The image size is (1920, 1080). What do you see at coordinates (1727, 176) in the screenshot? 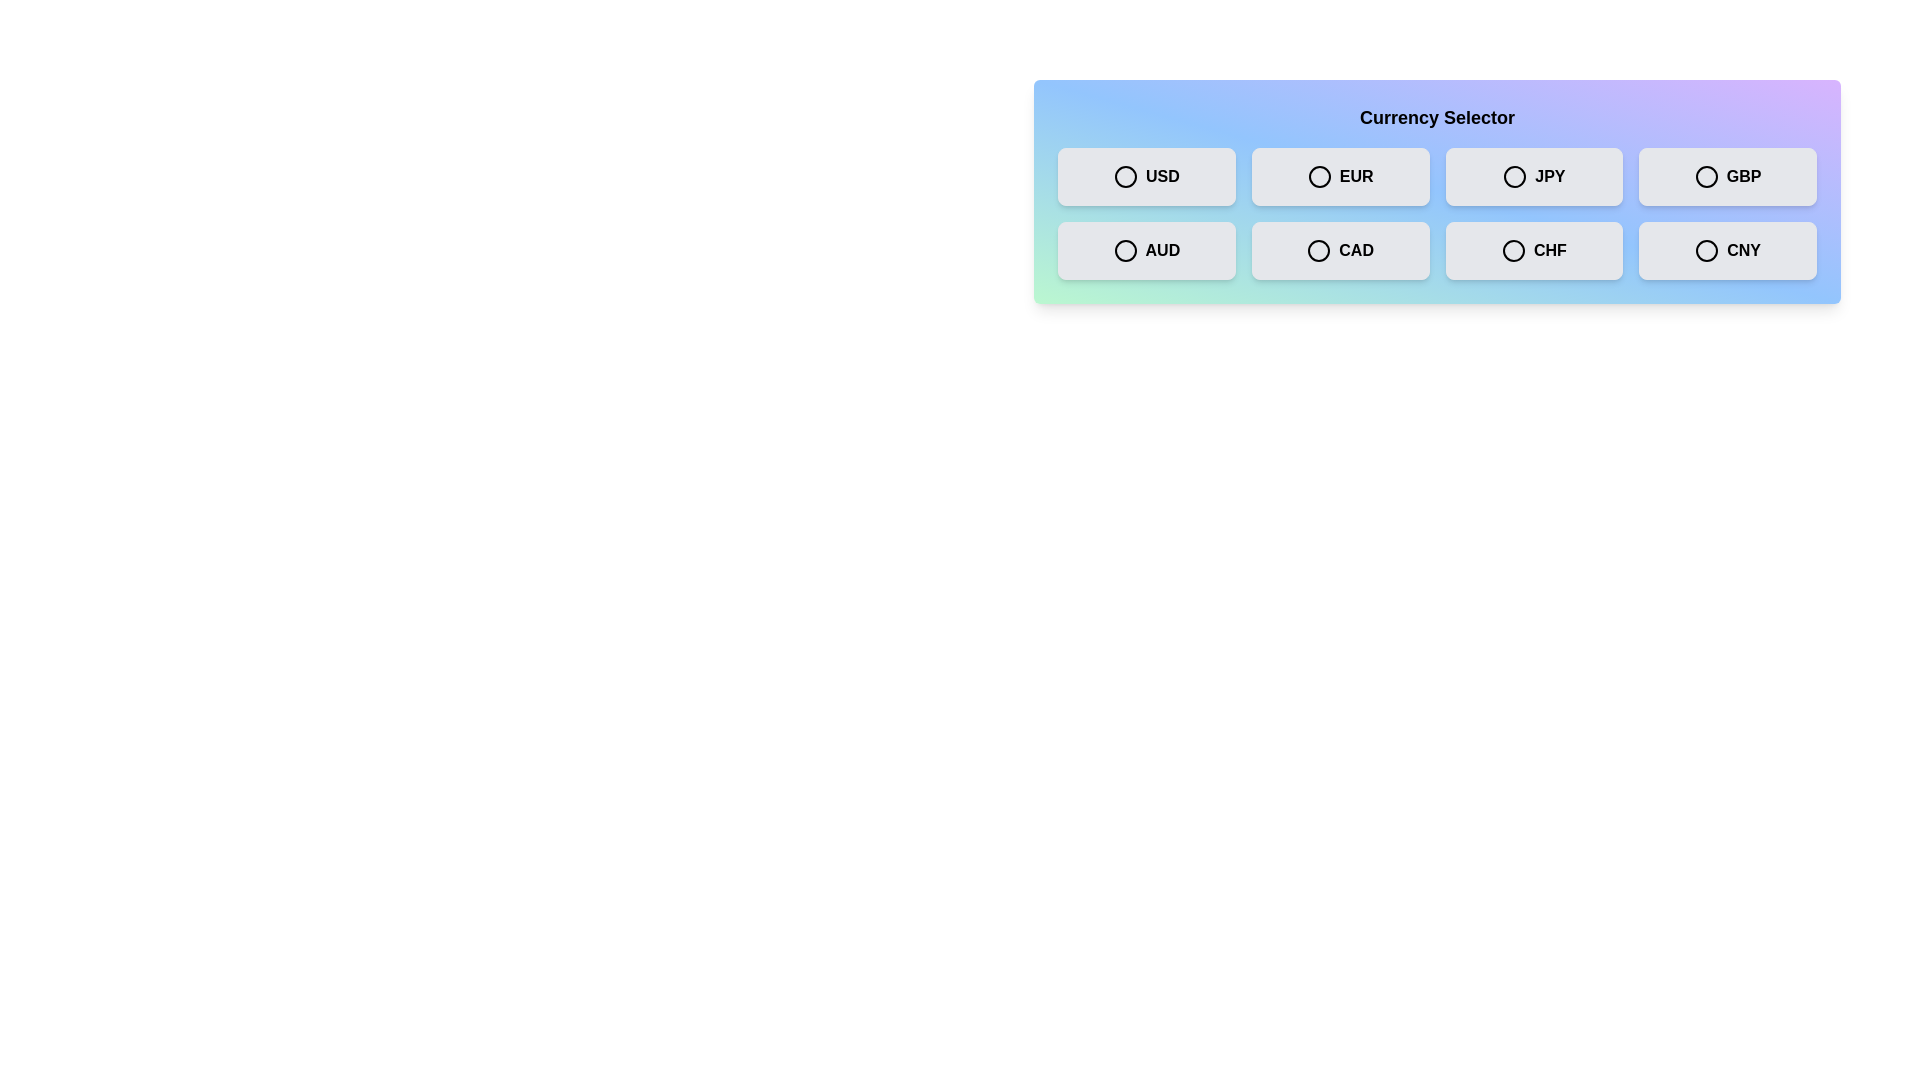
I see `the currency box labeled GBP to observe the hover effect` at bounding box center [1727, 176].